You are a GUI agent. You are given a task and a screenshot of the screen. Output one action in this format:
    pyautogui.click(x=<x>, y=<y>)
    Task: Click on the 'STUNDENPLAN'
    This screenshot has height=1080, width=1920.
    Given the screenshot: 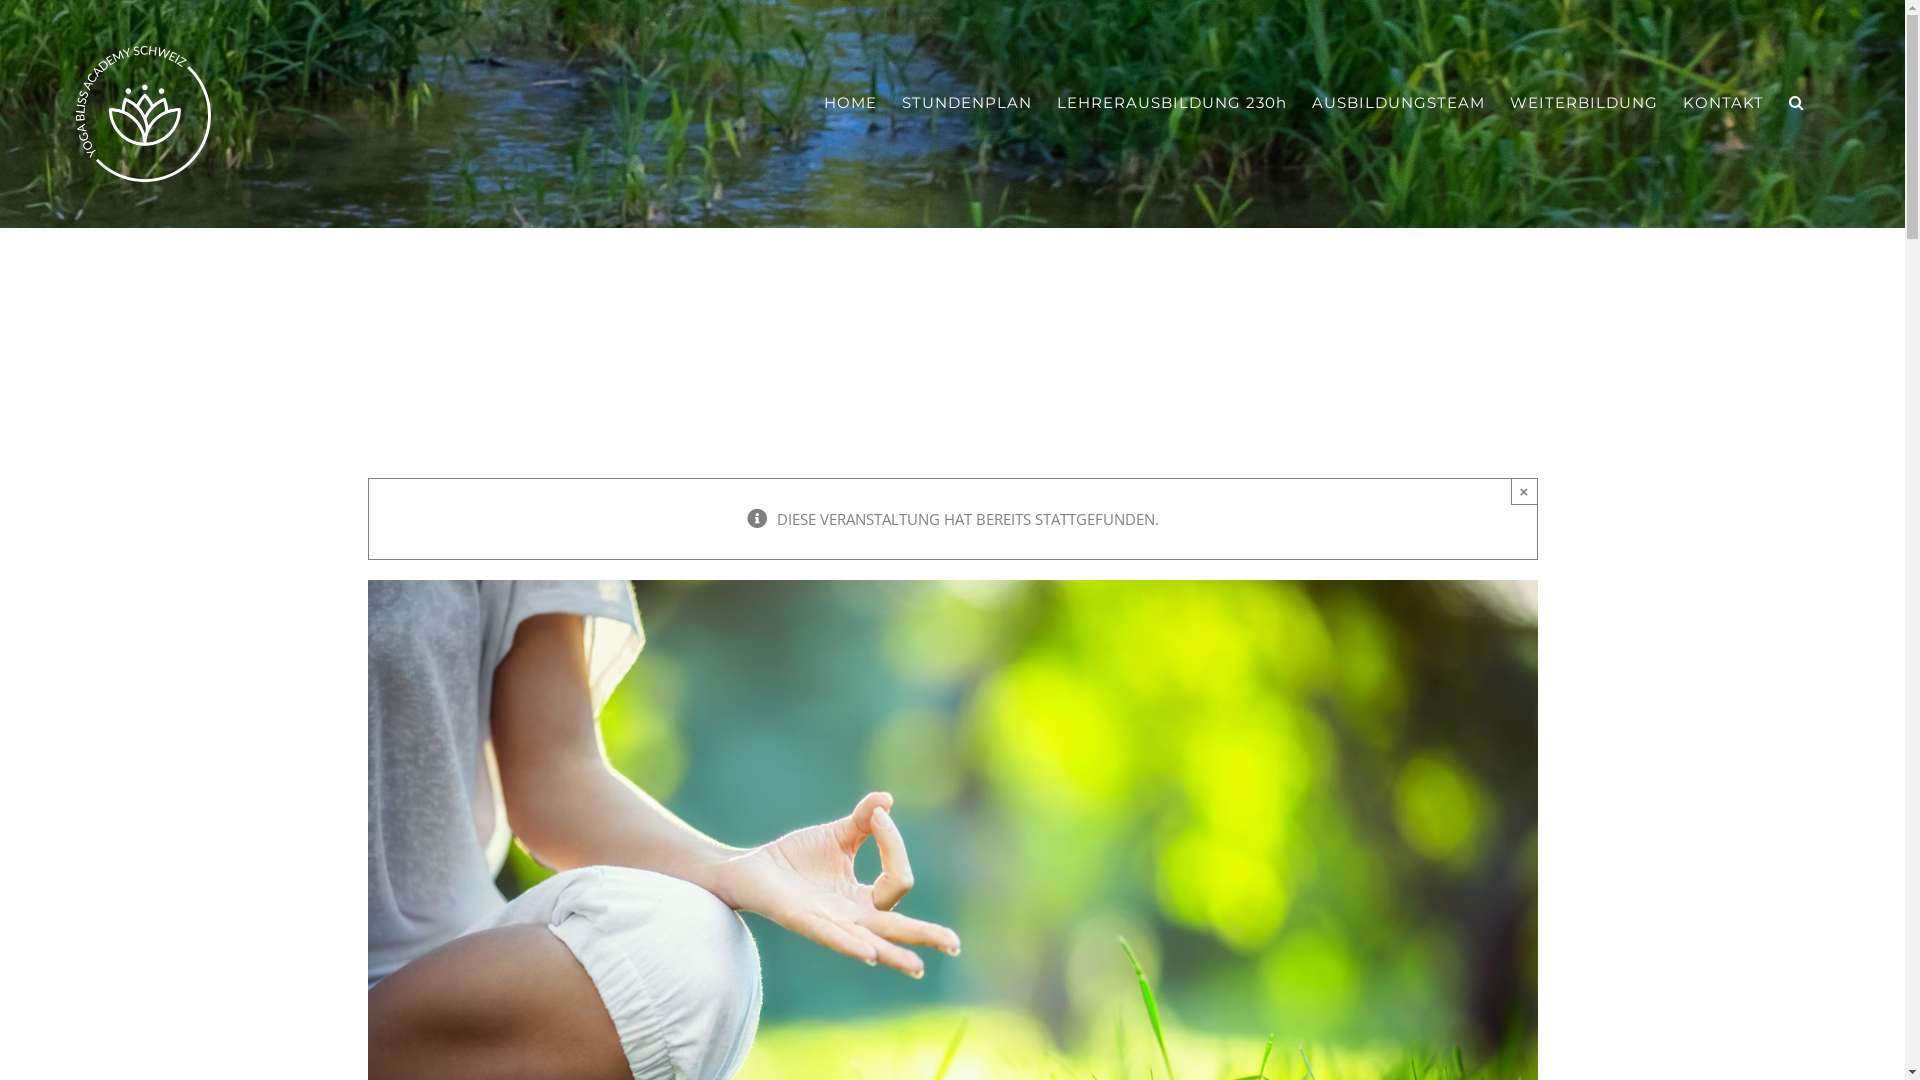 What is the action you would take?
    pyautogui.click(x=966, y=102)
    